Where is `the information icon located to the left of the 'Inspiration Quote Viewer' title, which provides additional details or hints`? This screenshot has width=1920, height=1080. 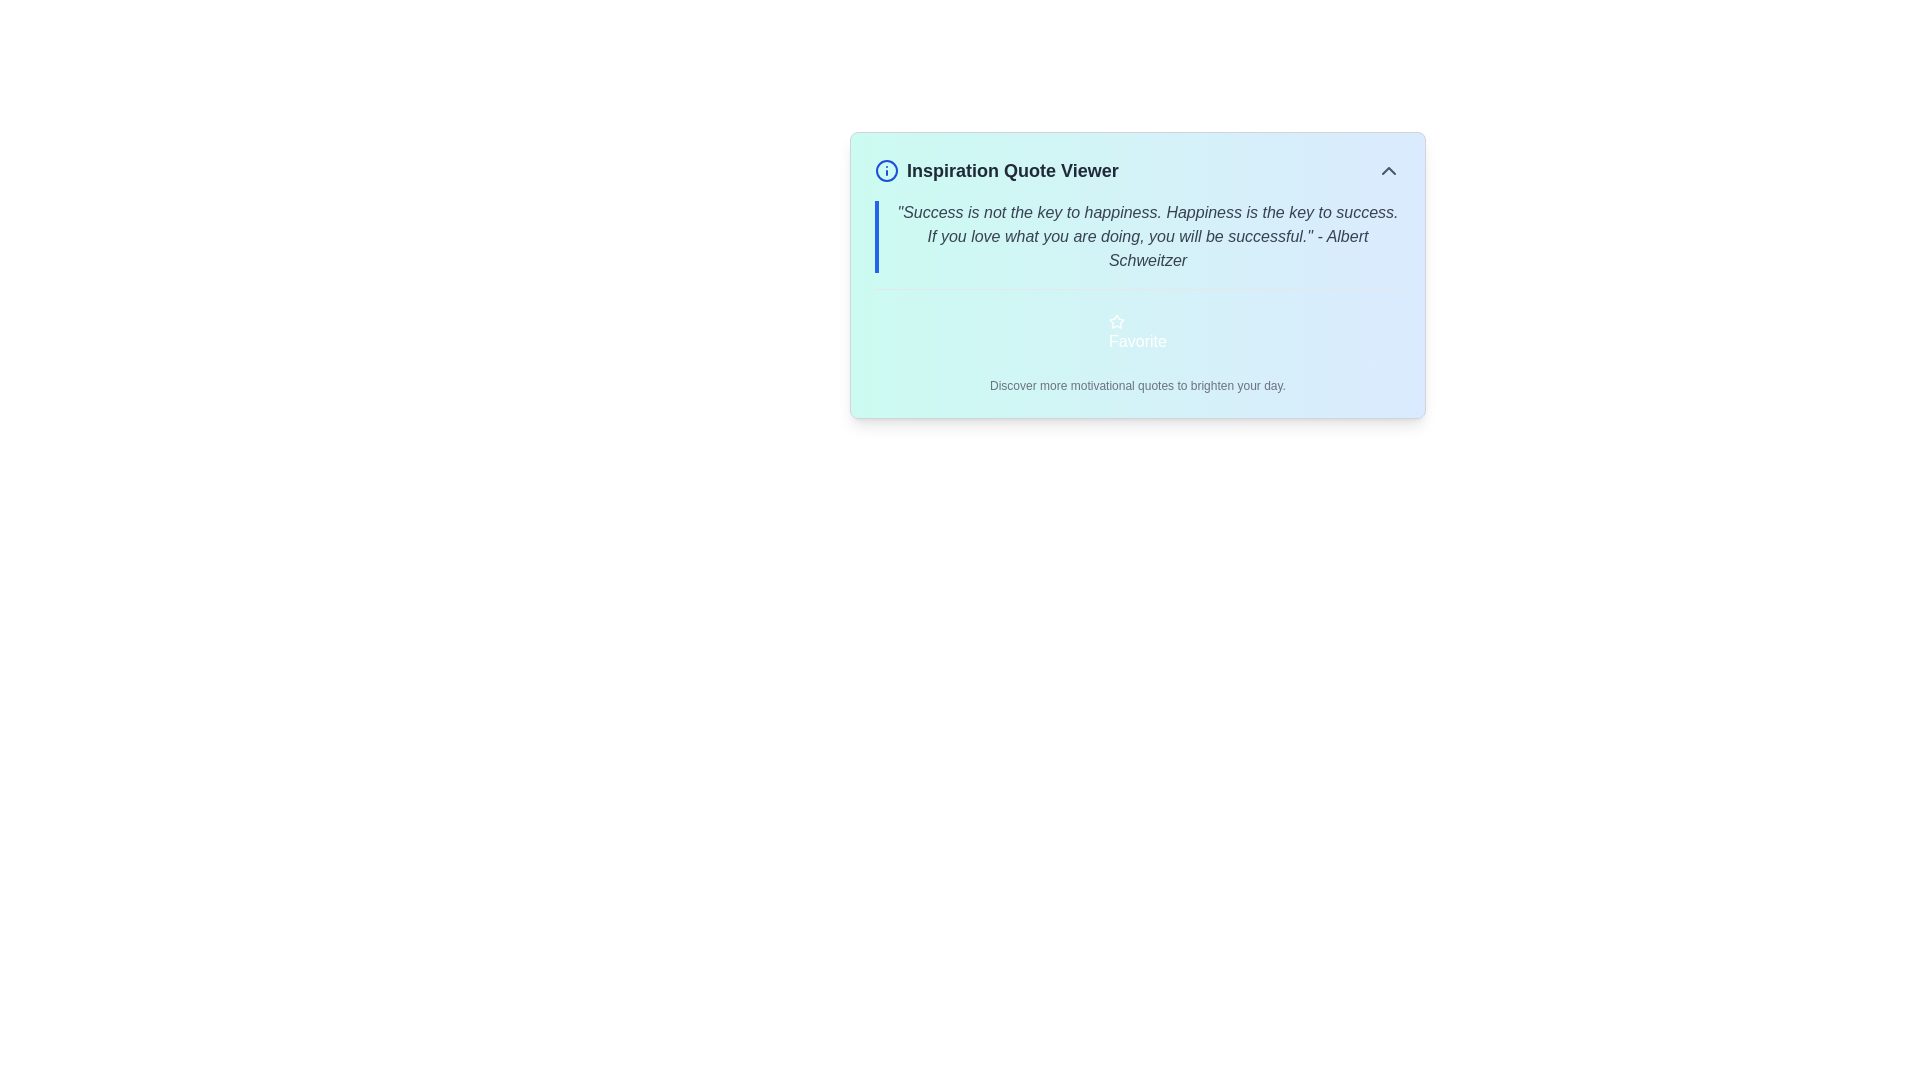 the information icon located to the left of the 'Inspiration Quote Viewer' title, which provides additional details or hints is located at coordinates (886, 169).